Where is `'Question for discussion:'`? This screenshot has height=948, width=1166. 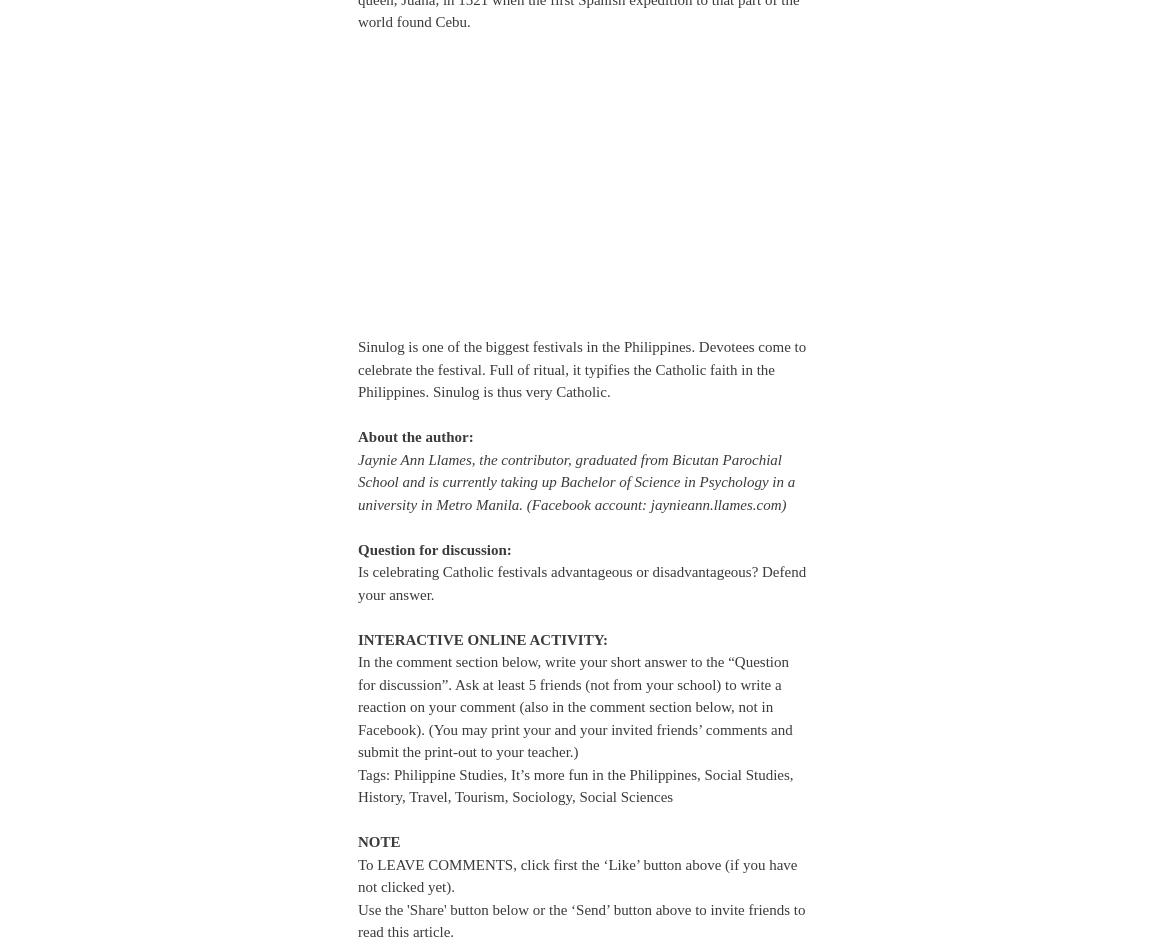
'Question for discussion:' is located at coordinates (433, 548).